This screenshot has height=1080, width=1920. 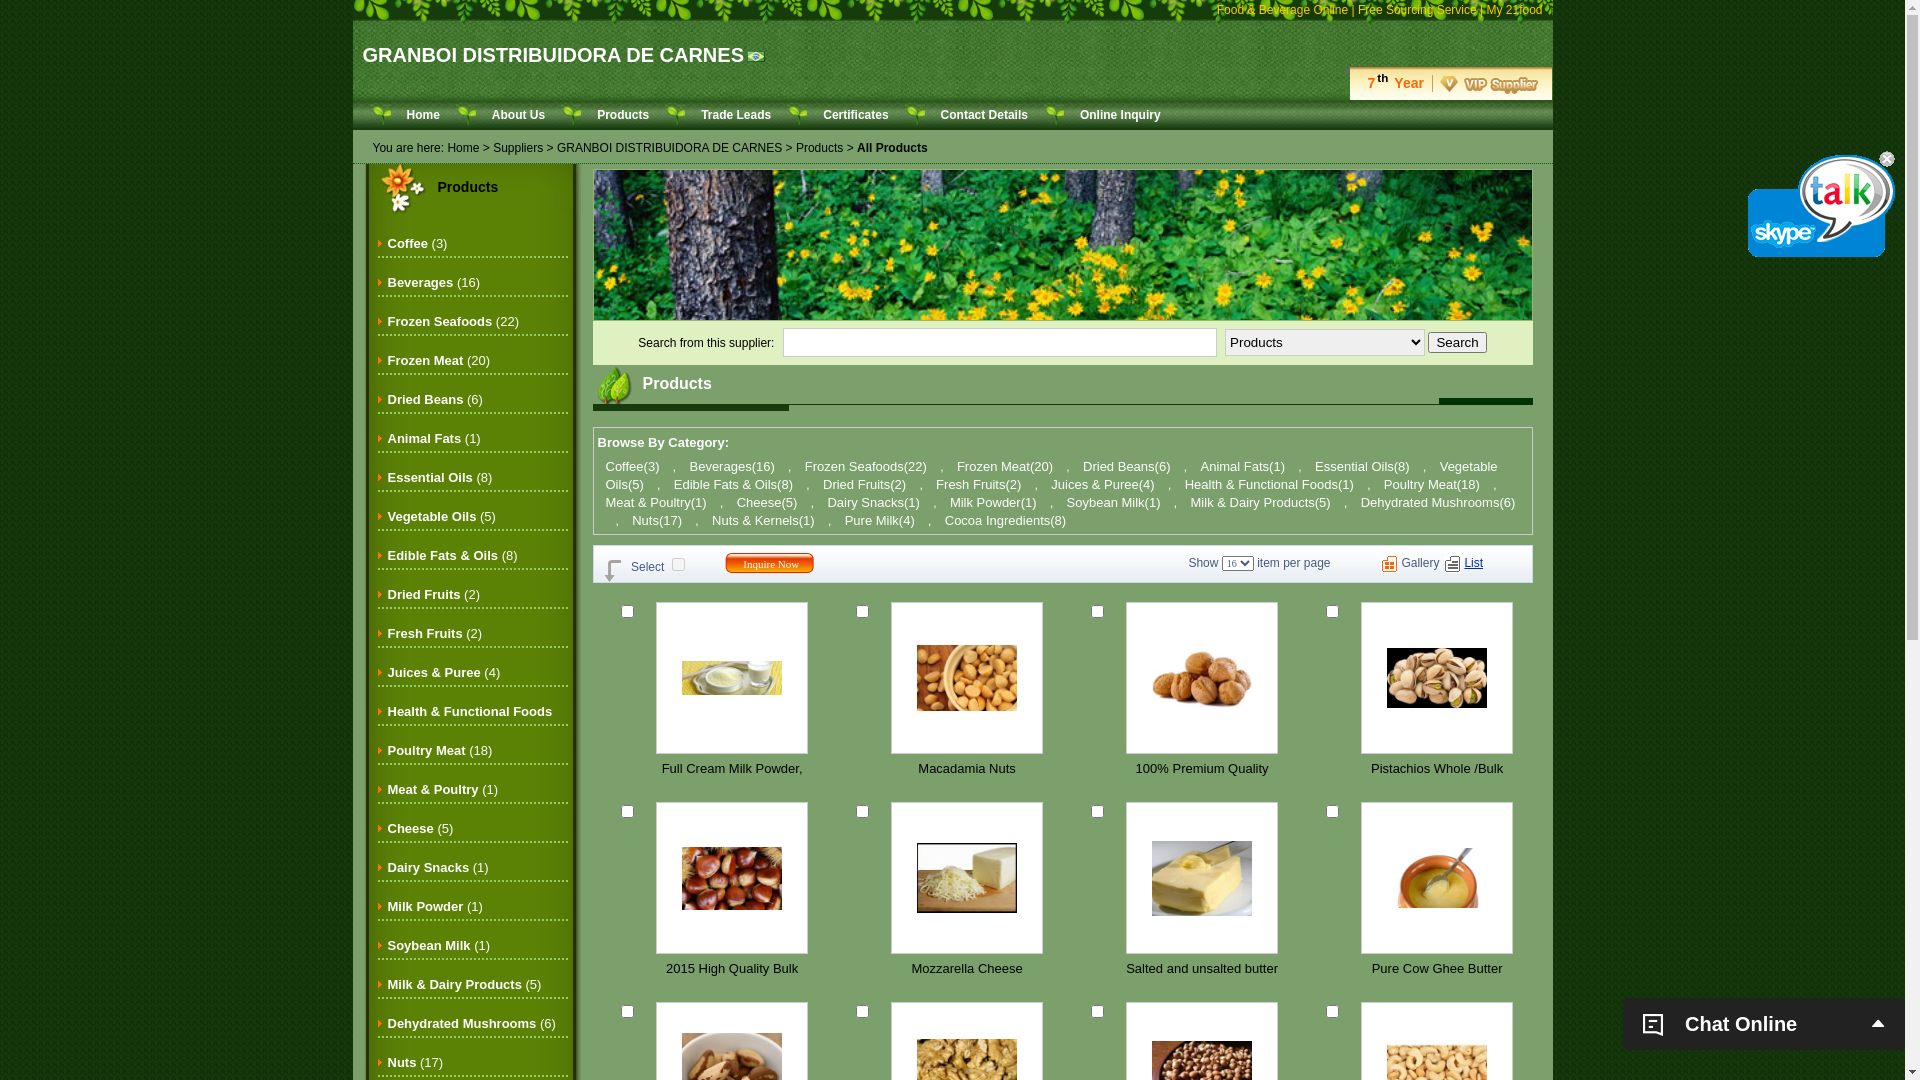 What do you see at coordinates (439, 477) in the screenshot?
I see `'Essential Oils (8)'` at bounding box center [439, 477].